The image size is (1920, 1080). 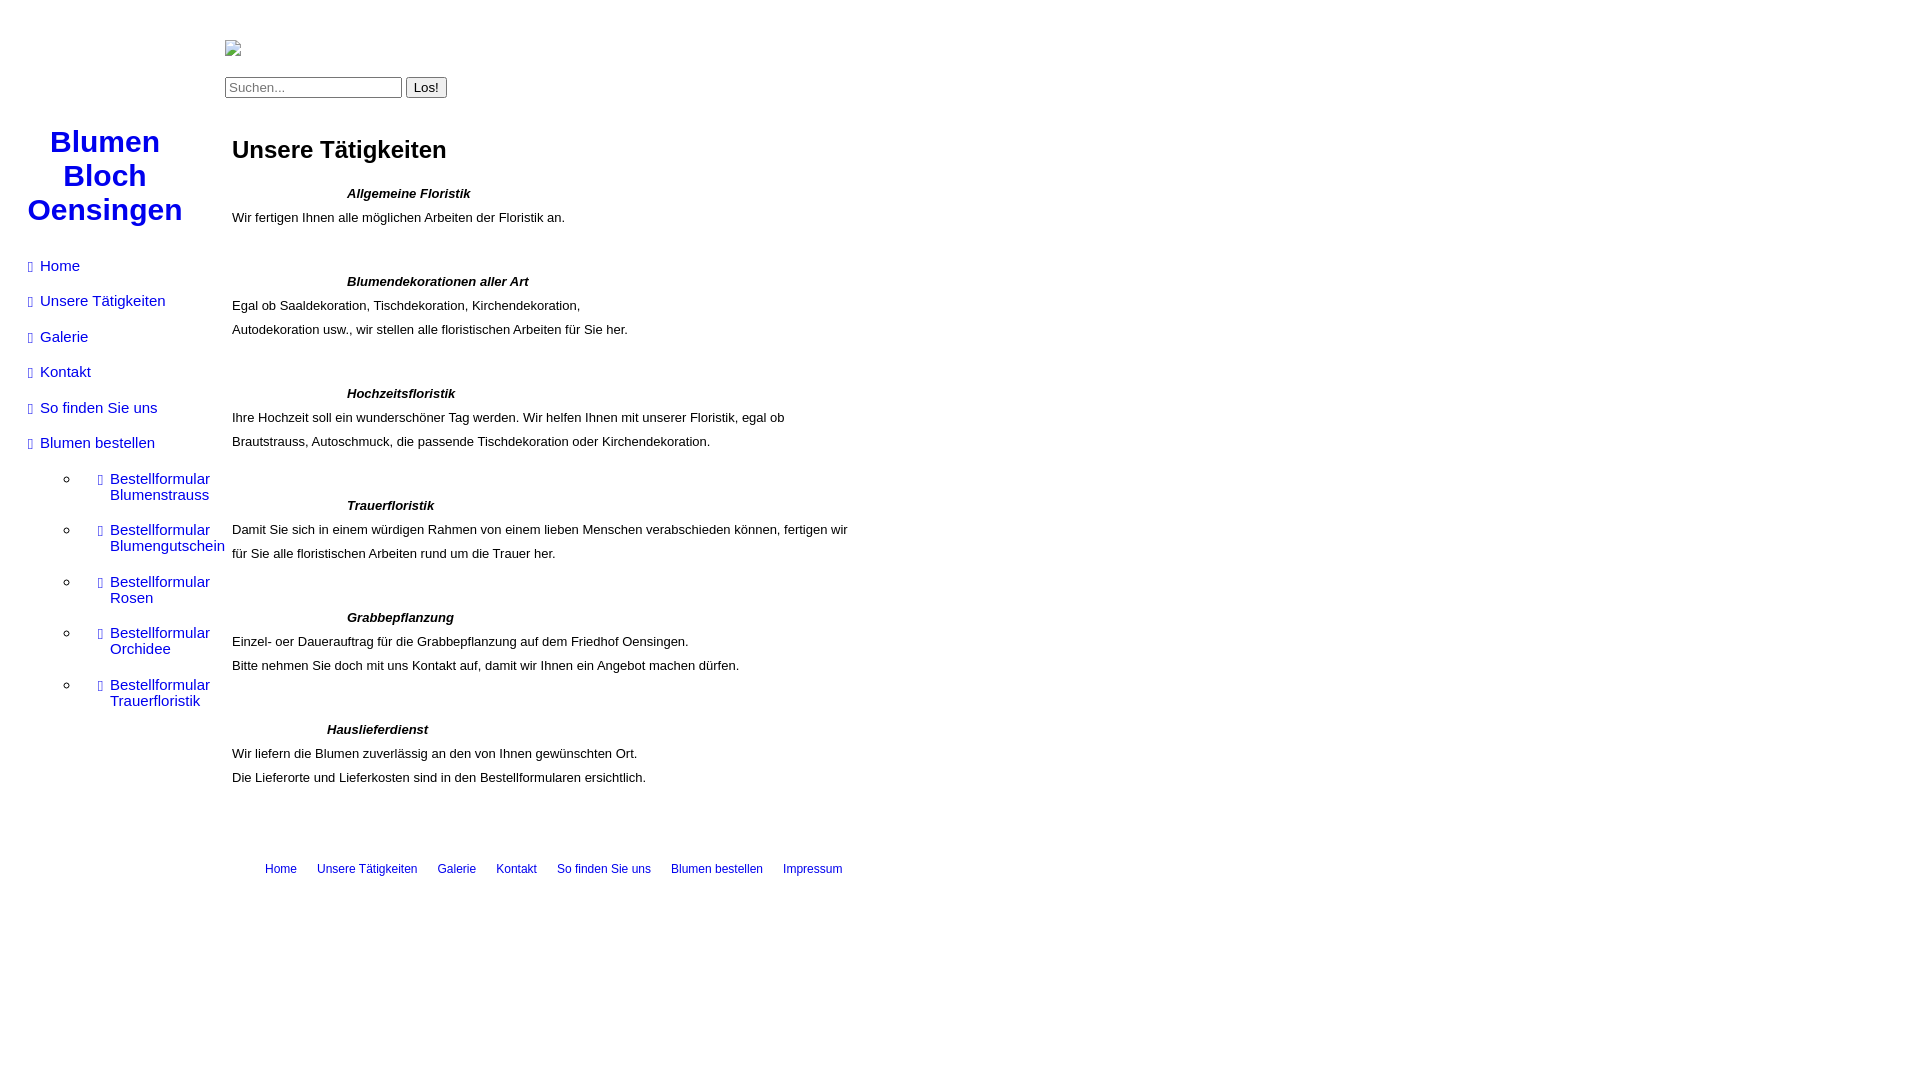 I want to click on 'Home', so click(x=263, y=867).